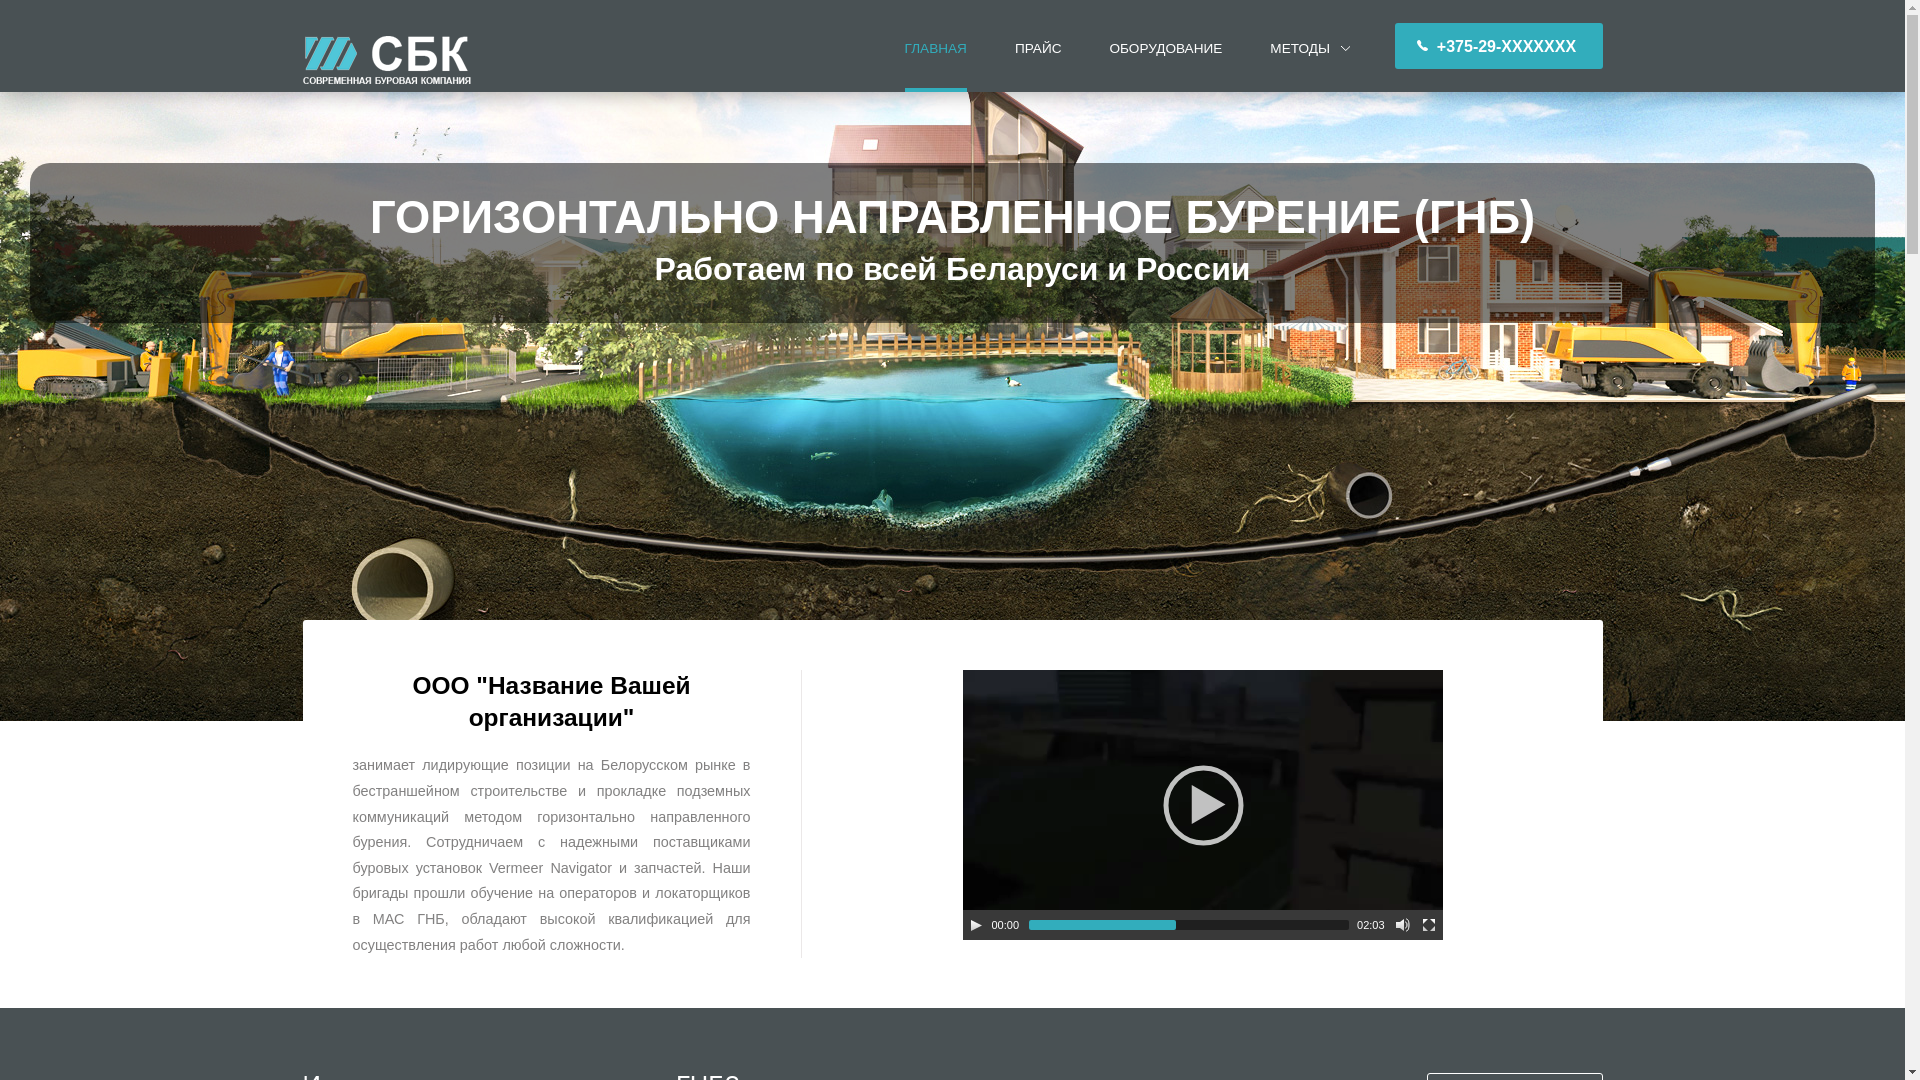 This screenshot has width=1920, height=1080. Describe the element at coordinates (975, 925) in the screenshot. I see `'Play/Pause'` at that location.